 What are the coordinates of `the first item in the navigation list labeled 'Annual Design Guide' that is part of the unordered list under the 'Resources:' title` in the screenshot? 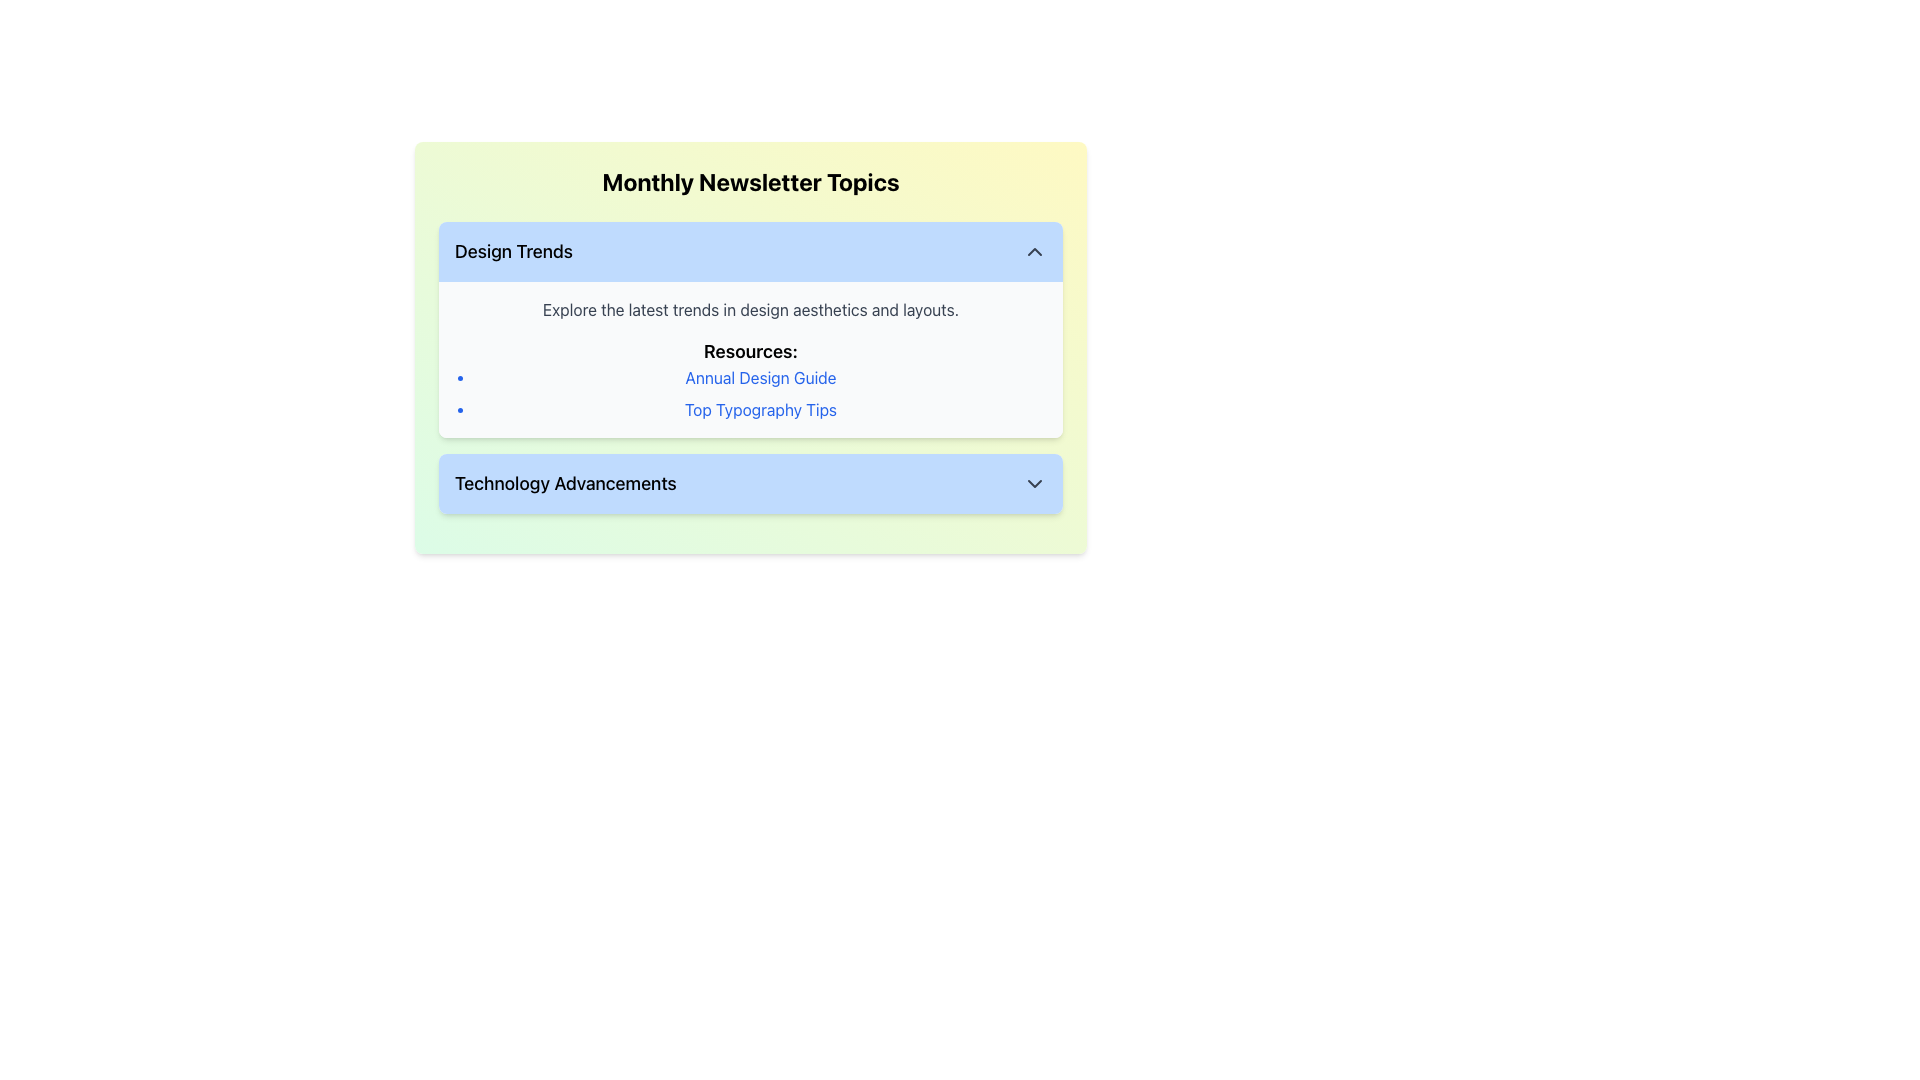 It's located at (749, 393).